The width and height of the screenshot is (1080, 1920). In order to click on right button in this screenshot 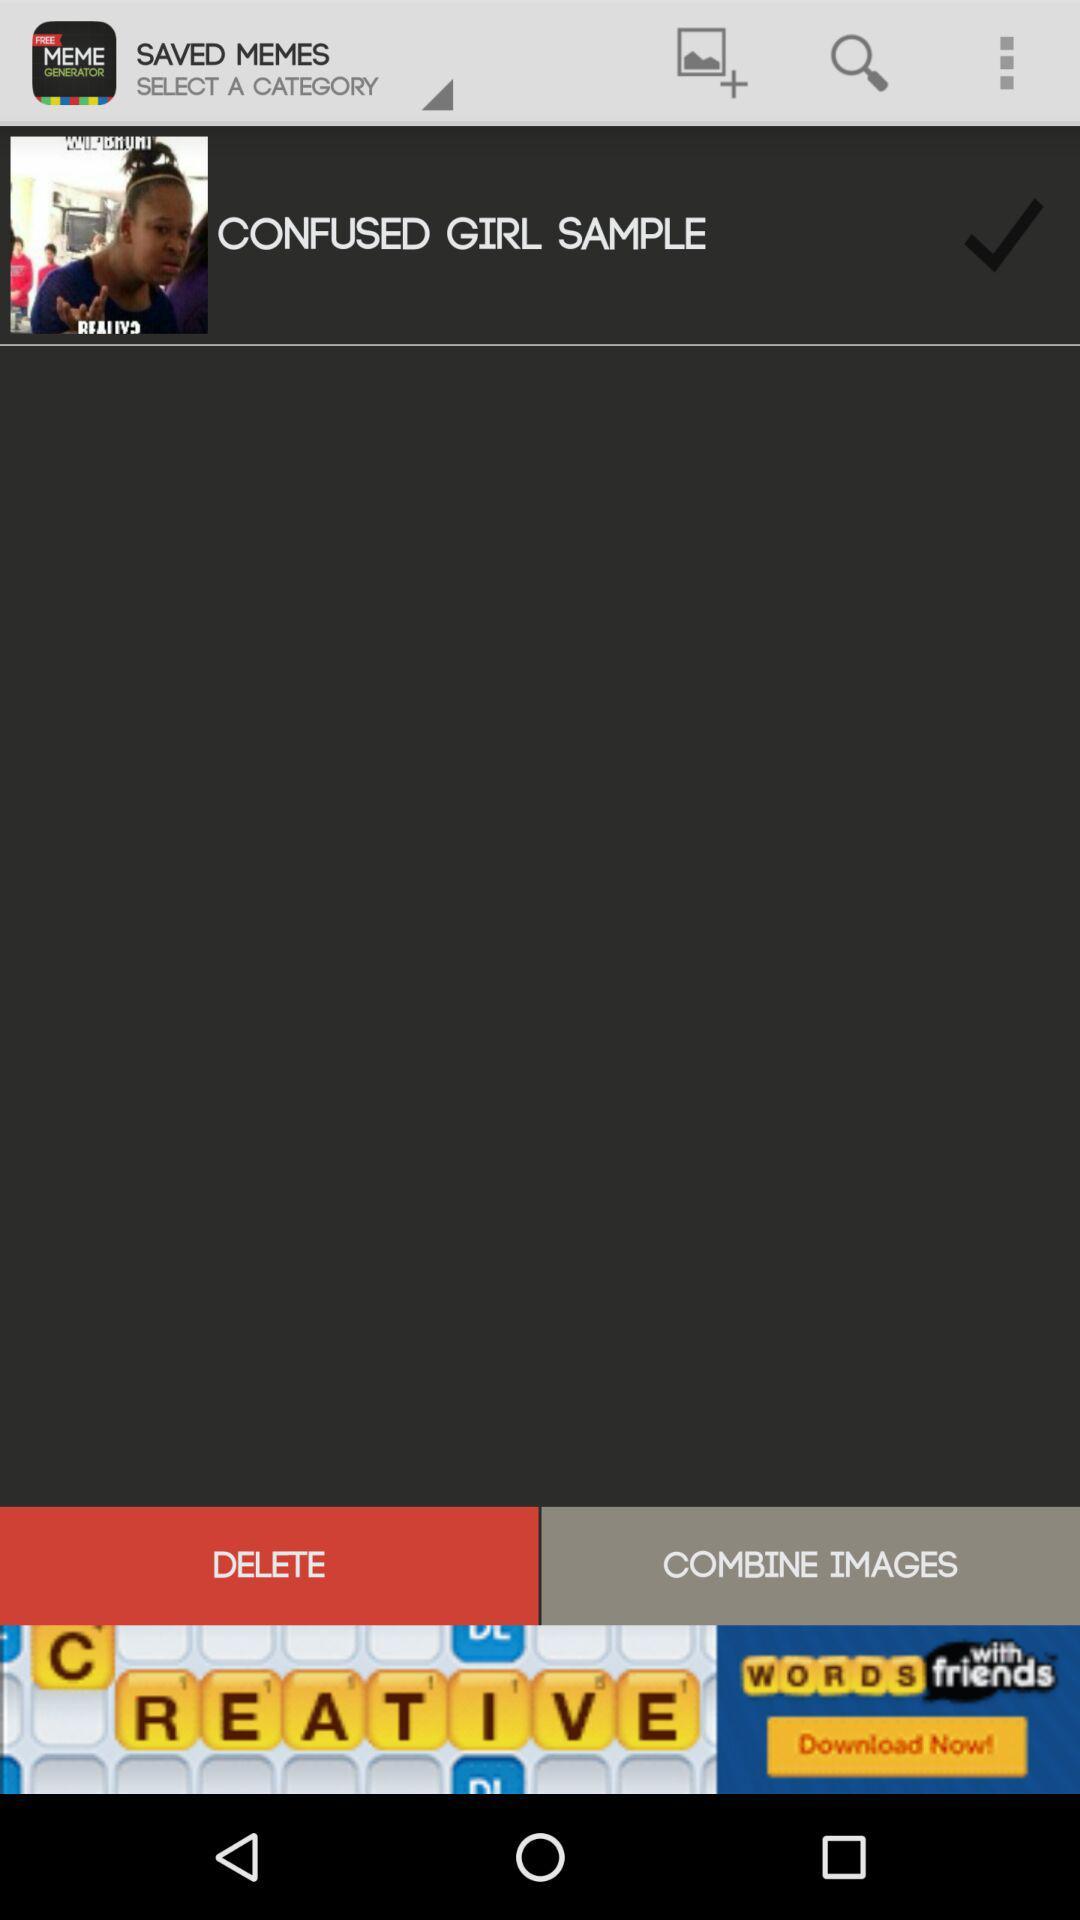, I will do `click(1003, 235)`.